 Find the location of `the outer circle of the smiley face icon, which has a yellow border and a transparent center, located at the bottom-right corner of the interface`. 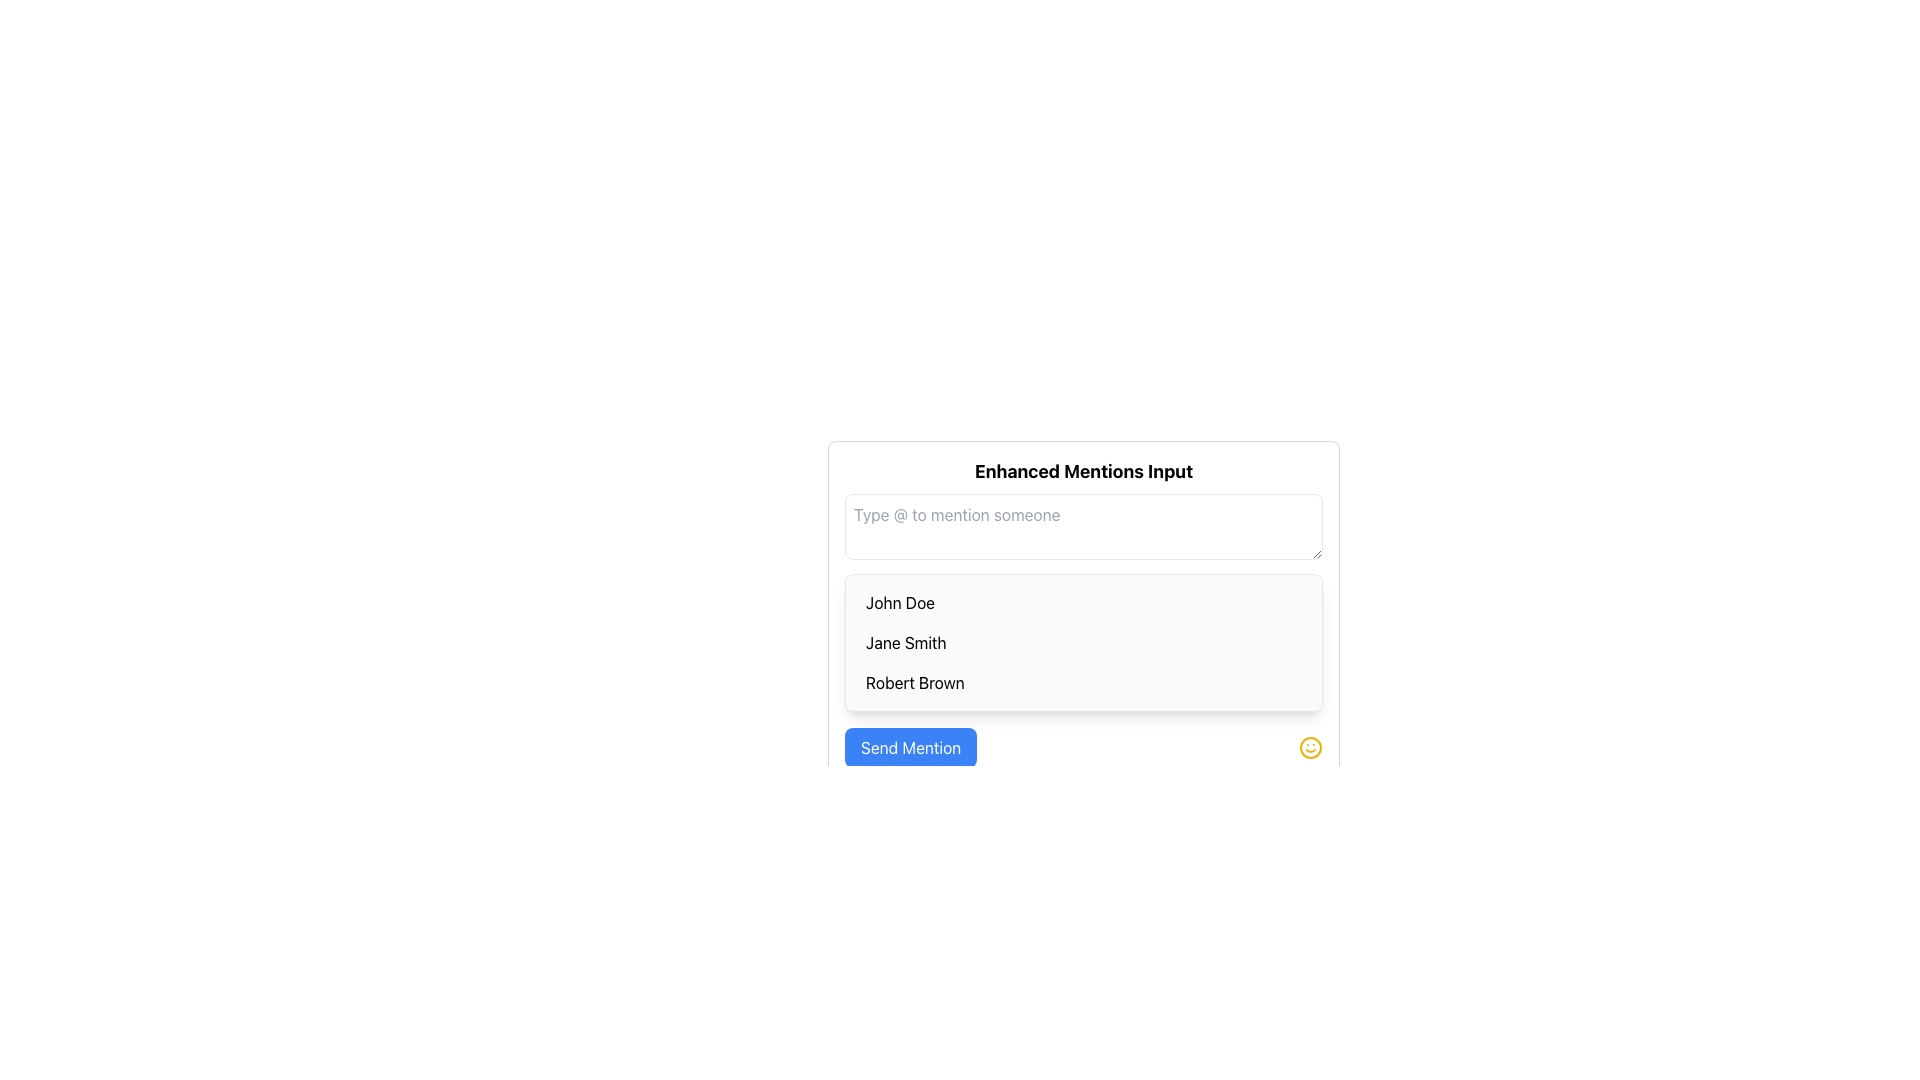

the outer circle of the smiley face icon, which has a yellow border and a transparent center, located at the bottom-right corner of the interface is located at coordinates (1310, 748).